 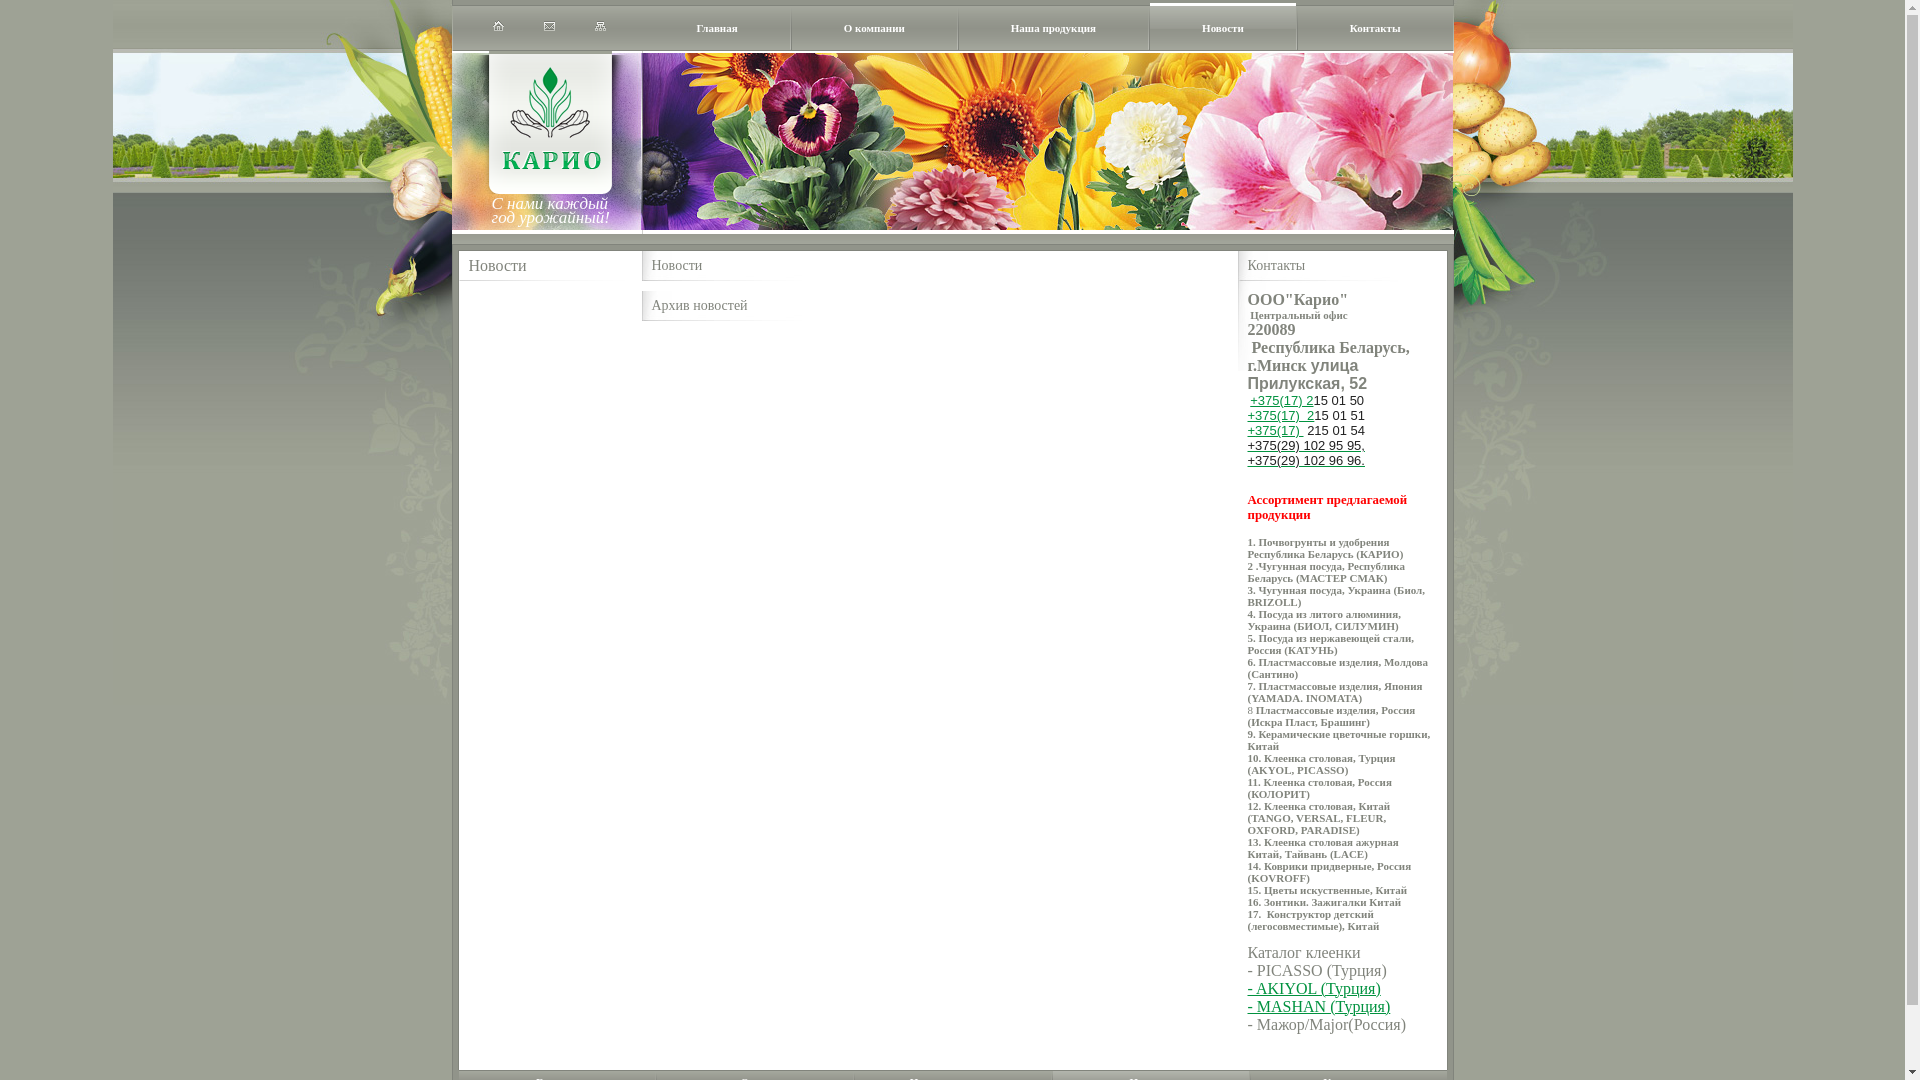 I want to click on '+375(17)  2', so click(x=1247, y=414).